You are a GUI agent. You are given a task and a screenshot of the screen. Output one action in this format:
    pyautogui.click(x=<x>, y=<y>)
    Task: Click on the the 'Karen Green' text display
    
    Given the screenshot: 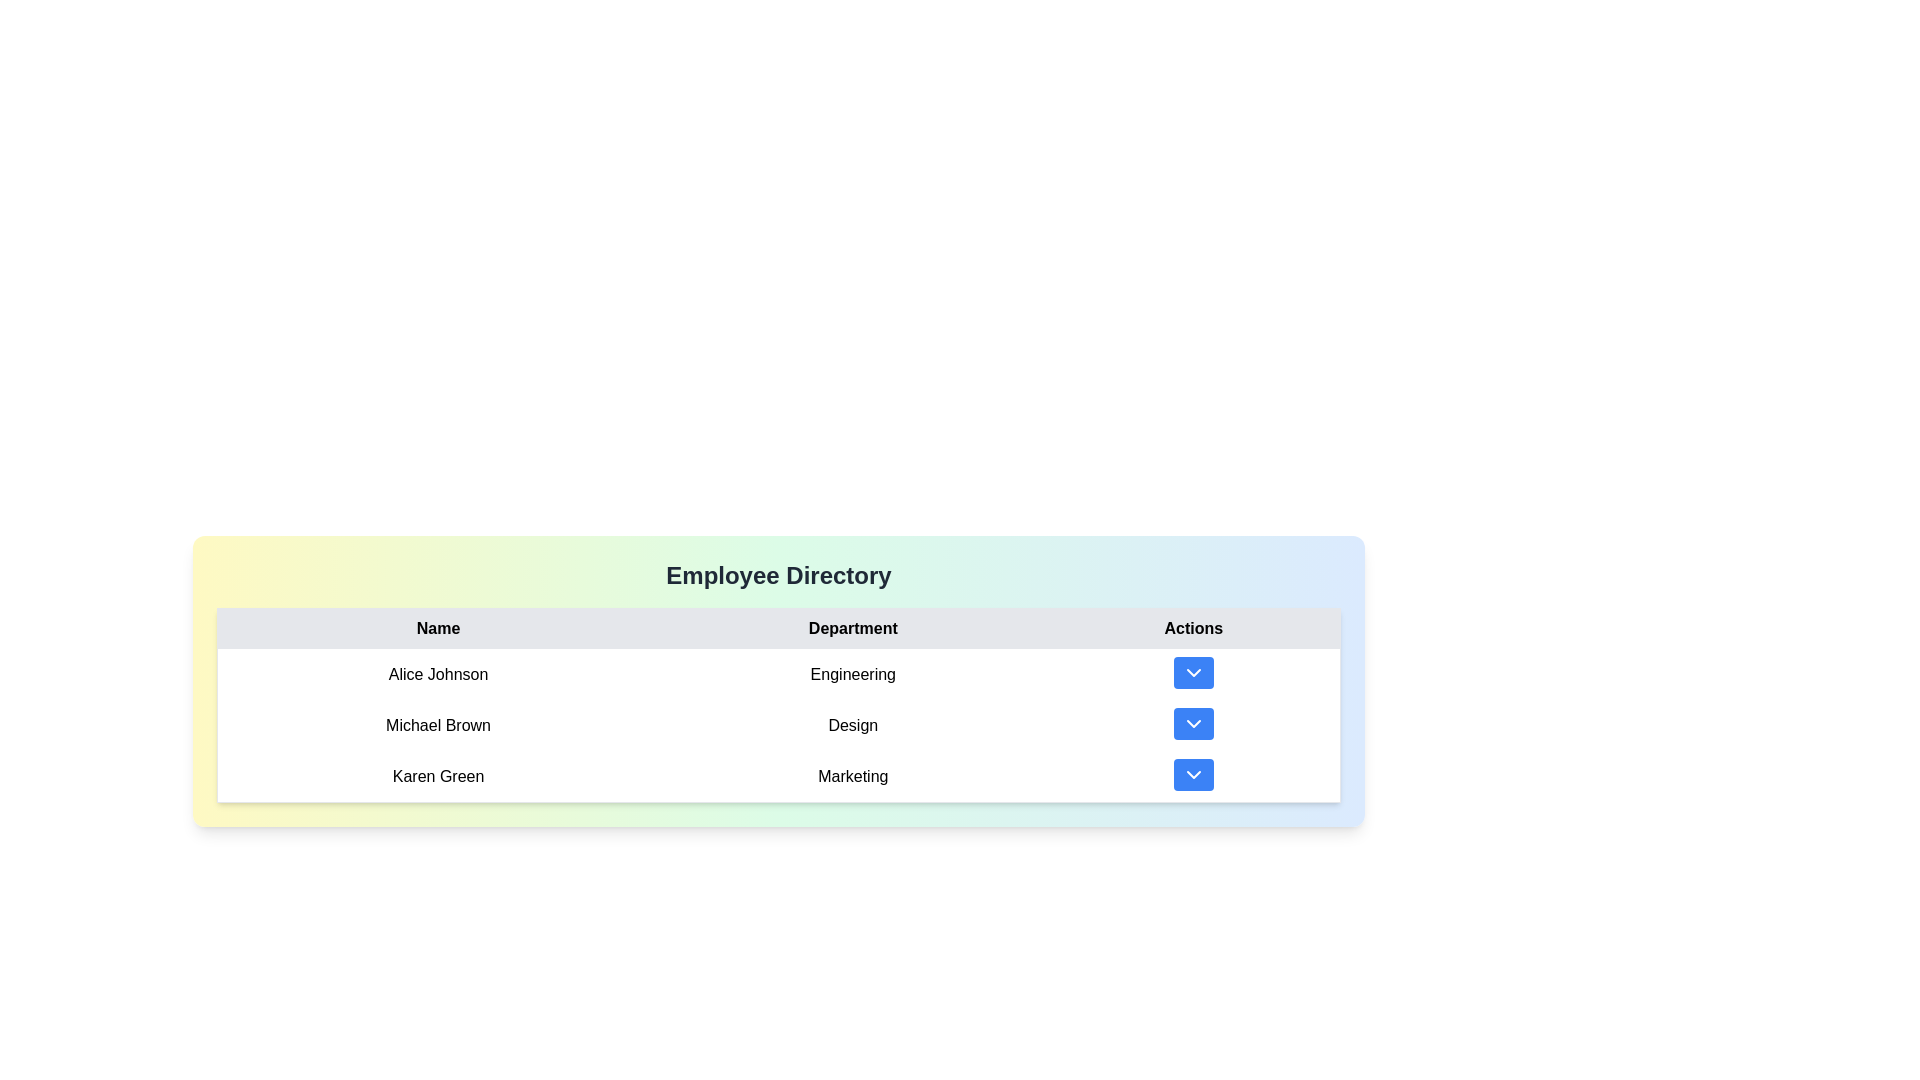 What is the action you would take?
    pyautogui.click(x=437, y=775)
    